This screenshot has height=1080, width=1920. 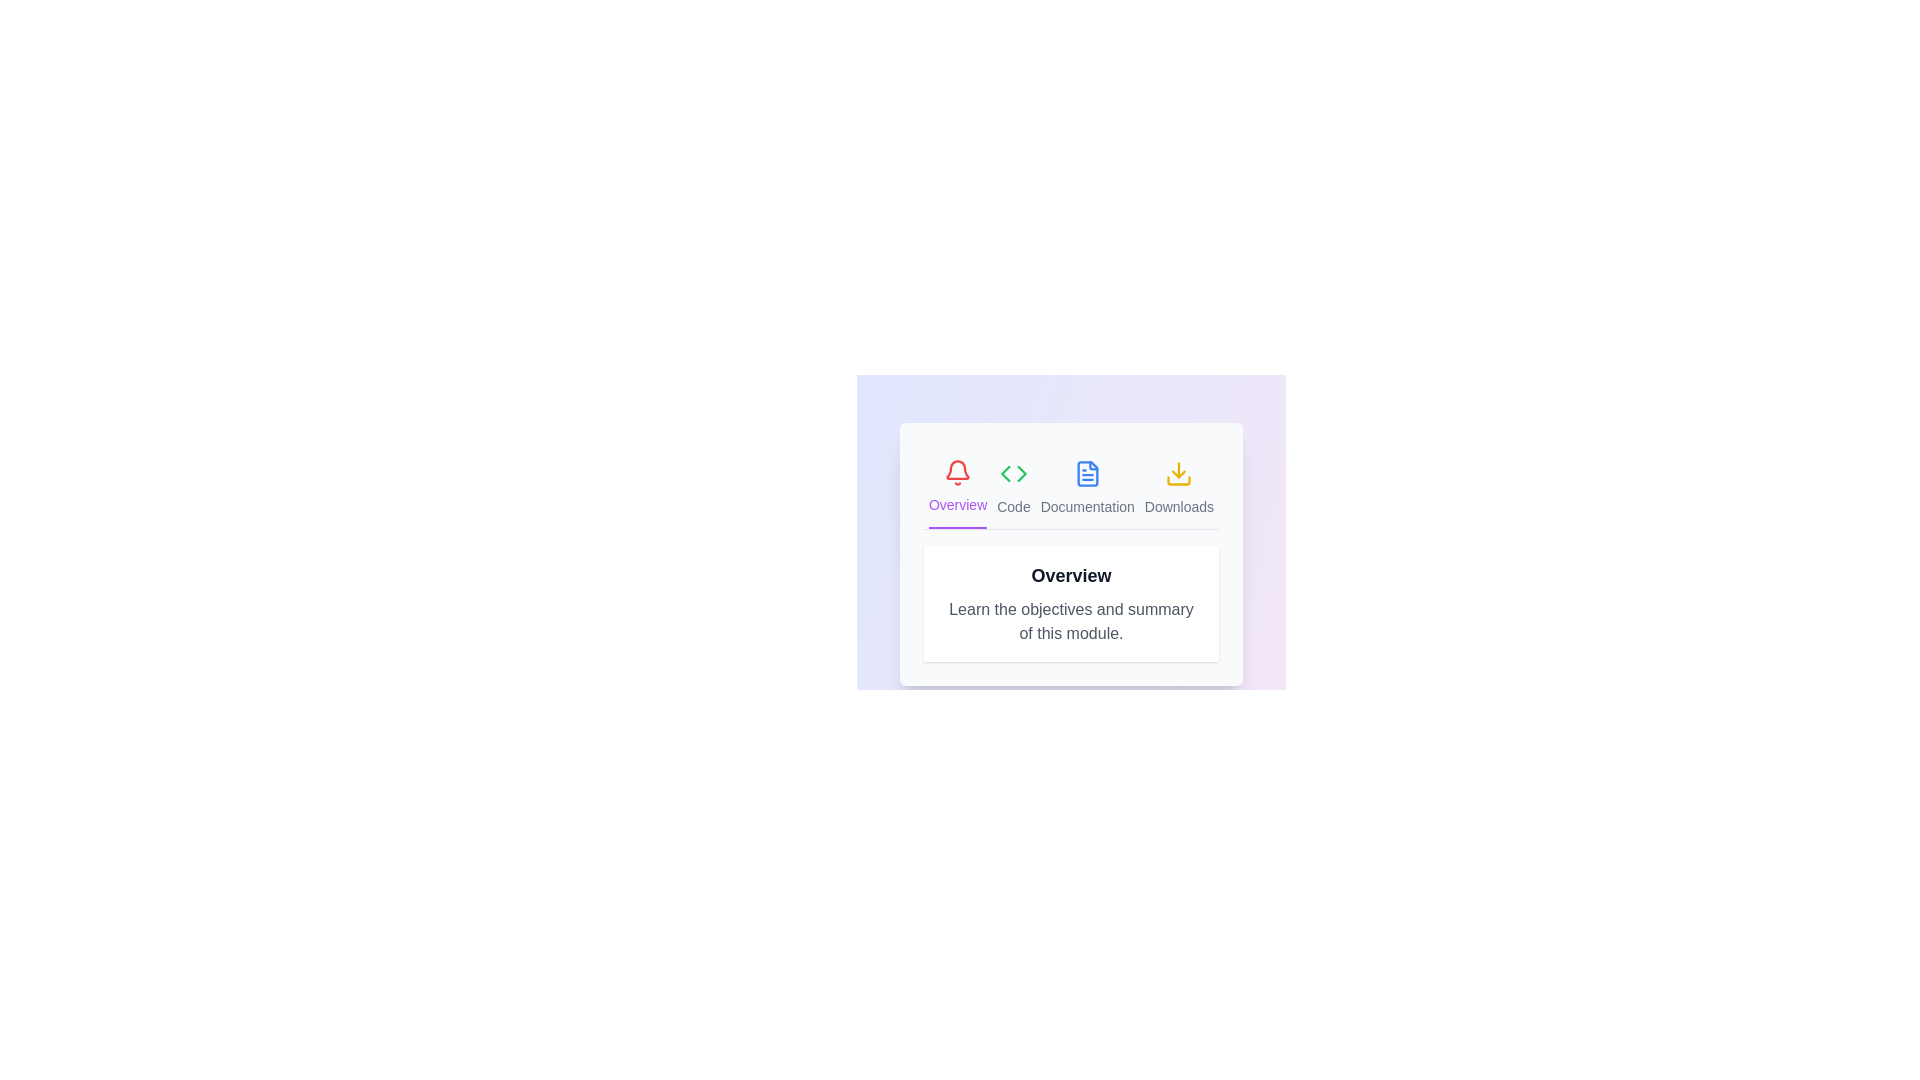 What do you see at coordinates (1087, 488) in the screenshot?
I see `the icon of the Documentation tab to activate it` at bounding box center [1087, 488].